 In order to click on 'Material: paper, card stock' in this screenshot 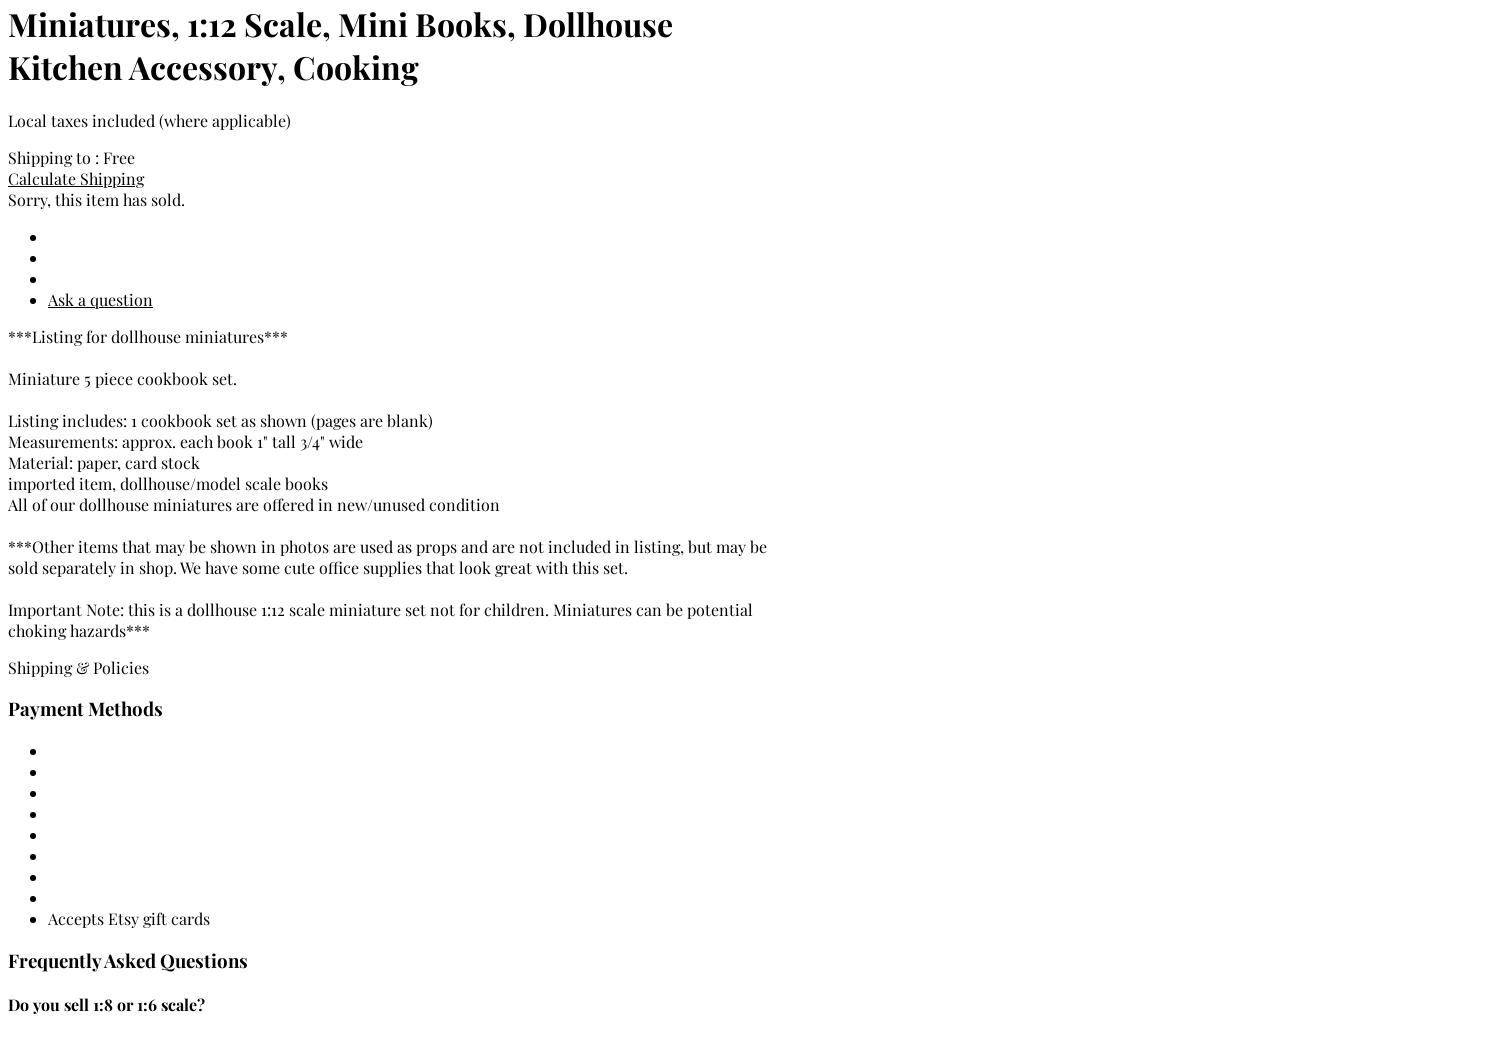, I will do `click(104, 460)`.